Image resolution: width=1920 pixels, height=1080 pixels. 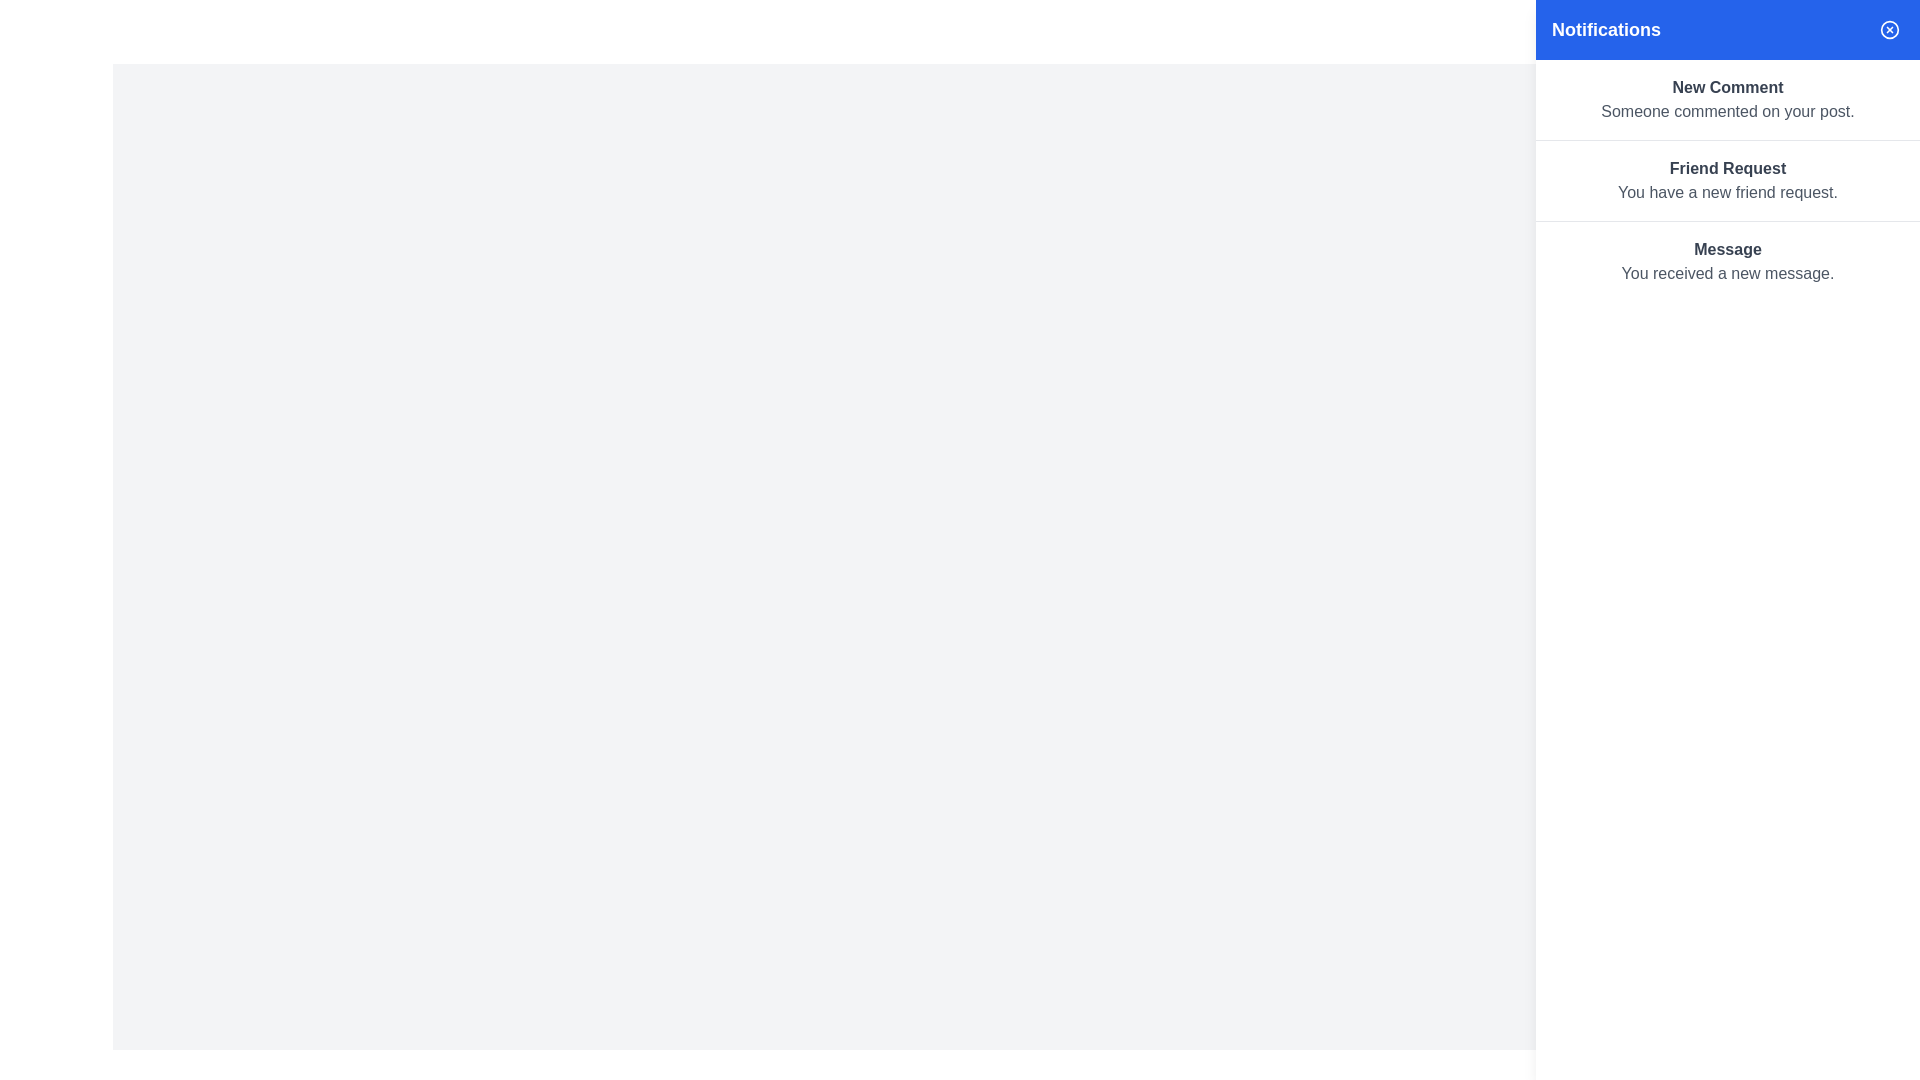 I want to click on the close button located in the top-right corner of the notification panel, so click(x=1889, y=30).